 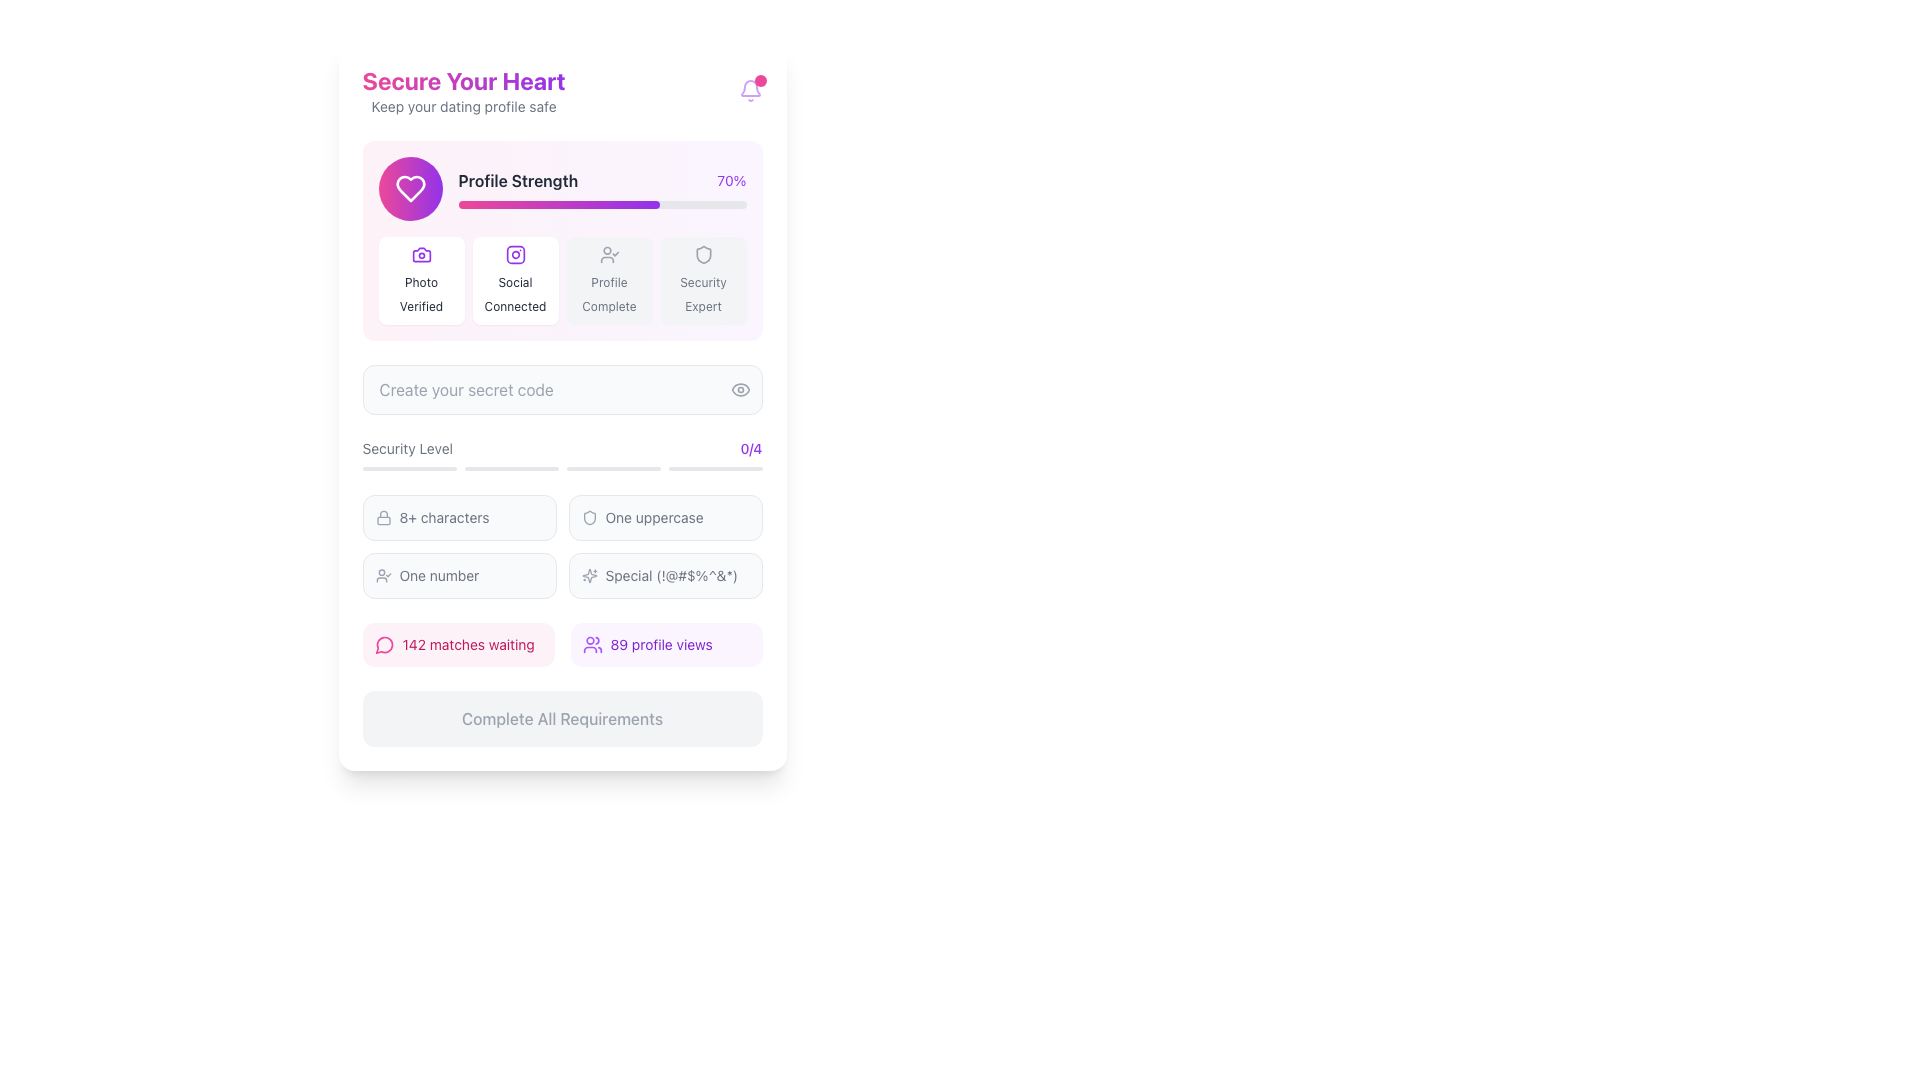 What do you see at coordinates (608, 253) in the screenshot?
I see `the user verification icon with a check mark located in the 'Profile Complete' section of the 'Profile Strength' header, which is the third icon from the left` at bounding box center [608, 253].